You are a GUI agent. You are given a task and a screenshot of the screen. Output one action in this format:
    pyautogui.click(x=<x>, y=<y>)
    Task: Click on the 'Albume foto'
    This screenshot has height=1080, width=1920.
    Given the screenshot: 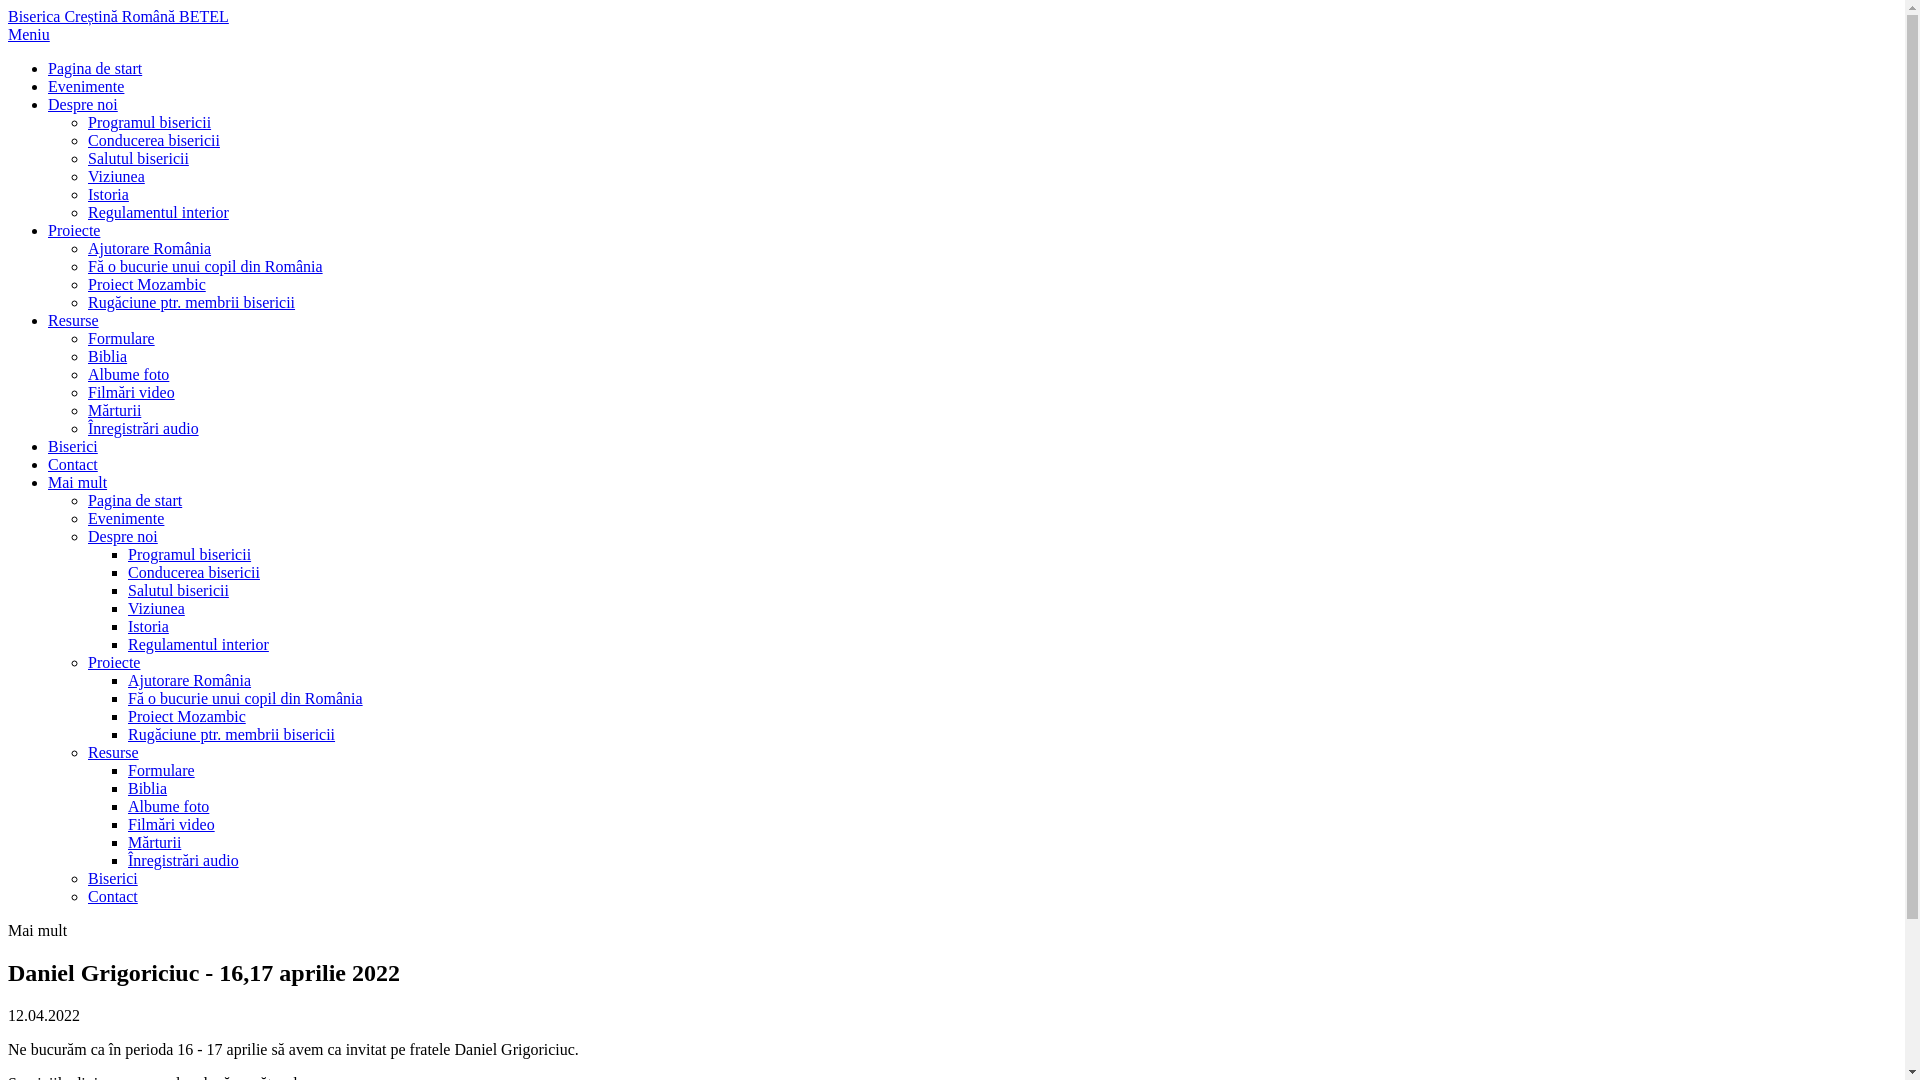 What is the action you would take?
    pyautogui.click(x=168, y=805)
    